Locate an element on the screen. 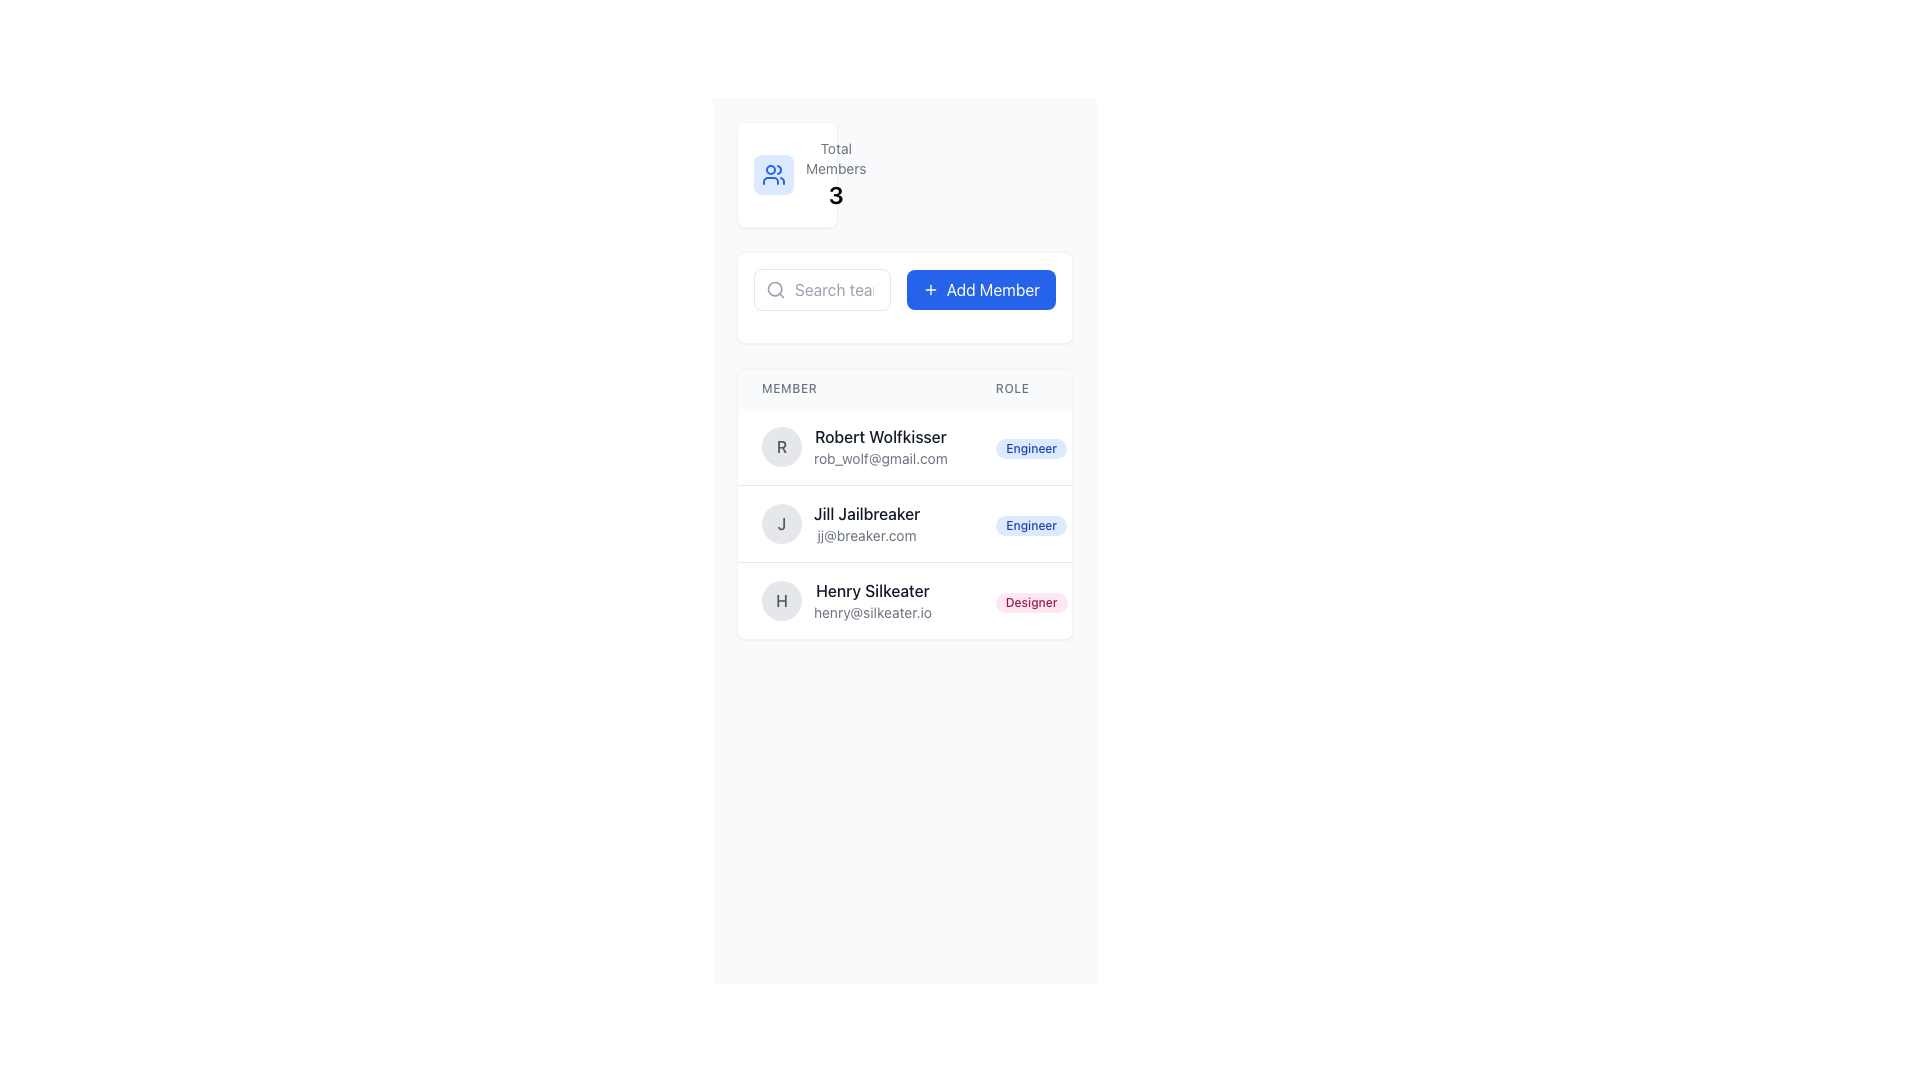 This screenshot has height=1080, width=1920. the email address text label displaying 'Henry Silkeater' in the user management interface, located directly below the name field in the user panel is located at coordinates (873, 612).